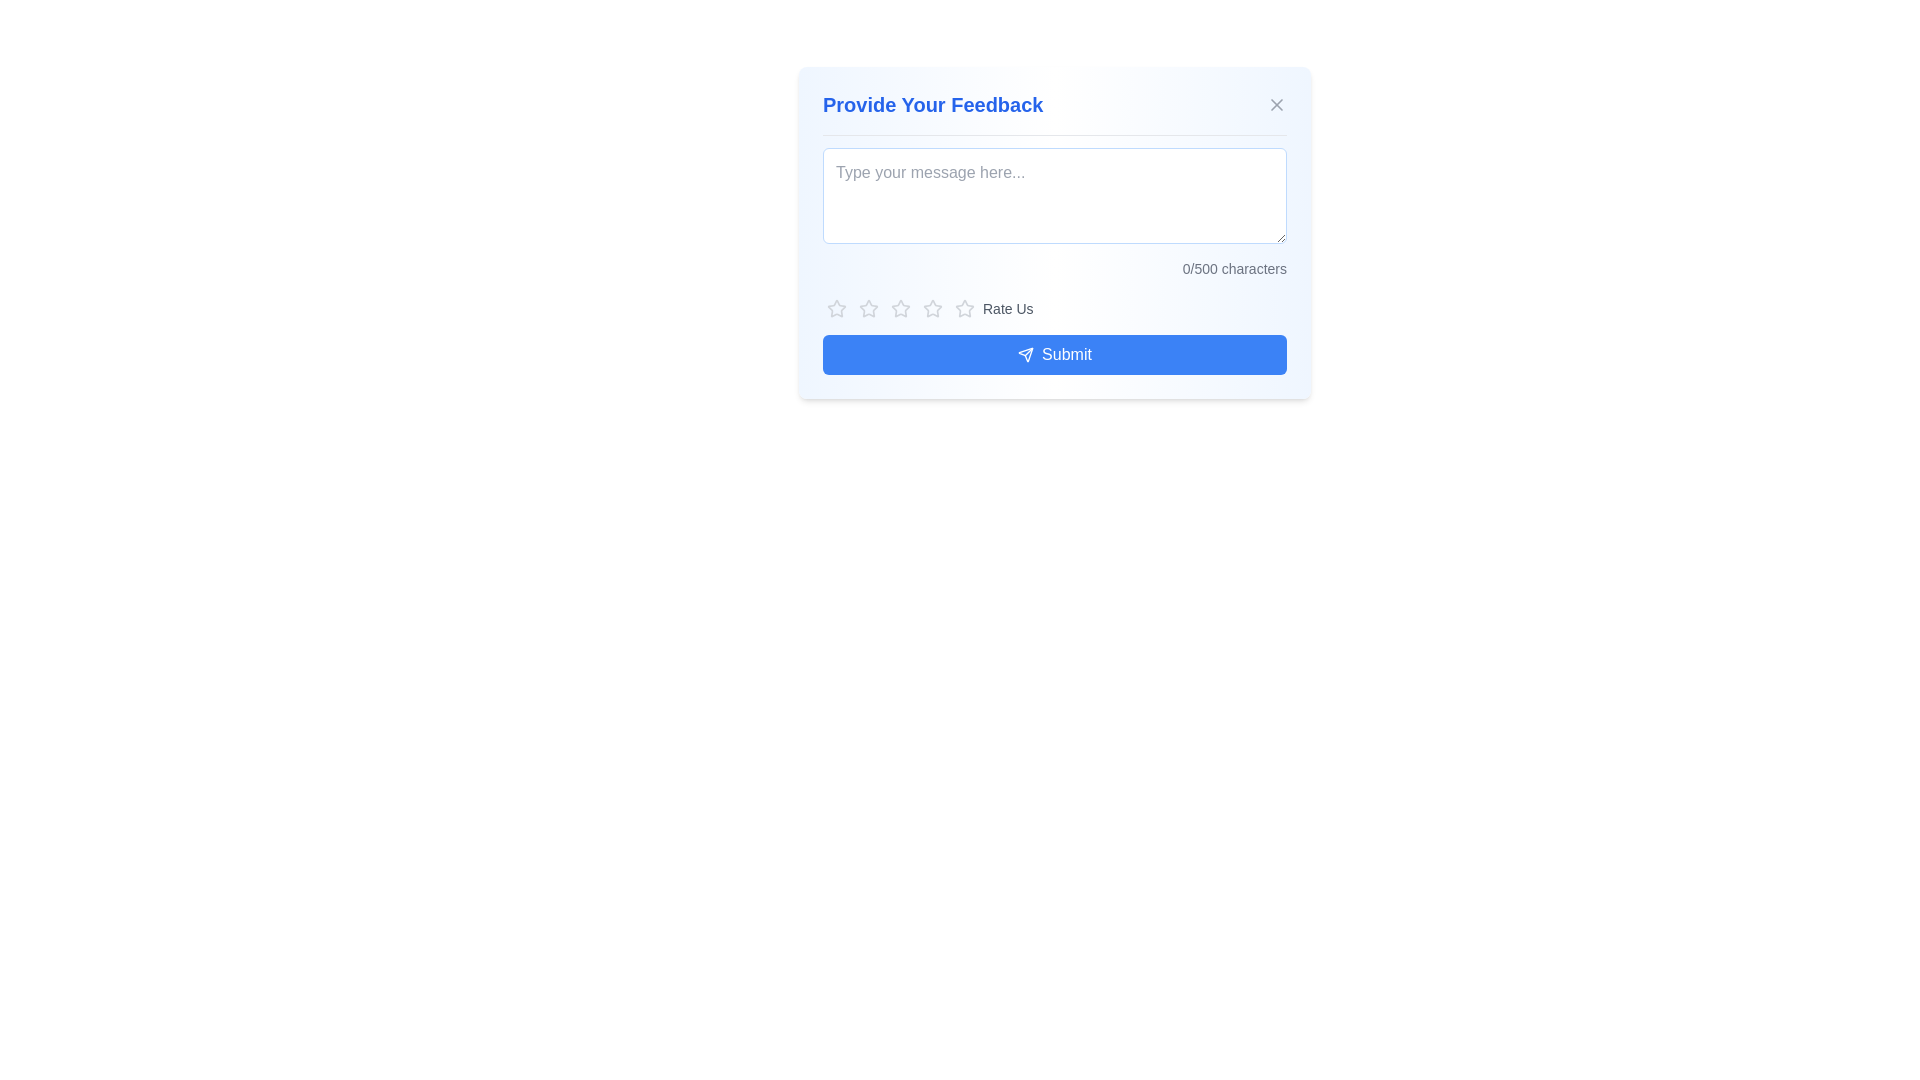 The height and width of the screenshot is (1080, 1920). I want to click on the close button located at the rightmost position in the header section of the feedback form, so click(1275, 104).